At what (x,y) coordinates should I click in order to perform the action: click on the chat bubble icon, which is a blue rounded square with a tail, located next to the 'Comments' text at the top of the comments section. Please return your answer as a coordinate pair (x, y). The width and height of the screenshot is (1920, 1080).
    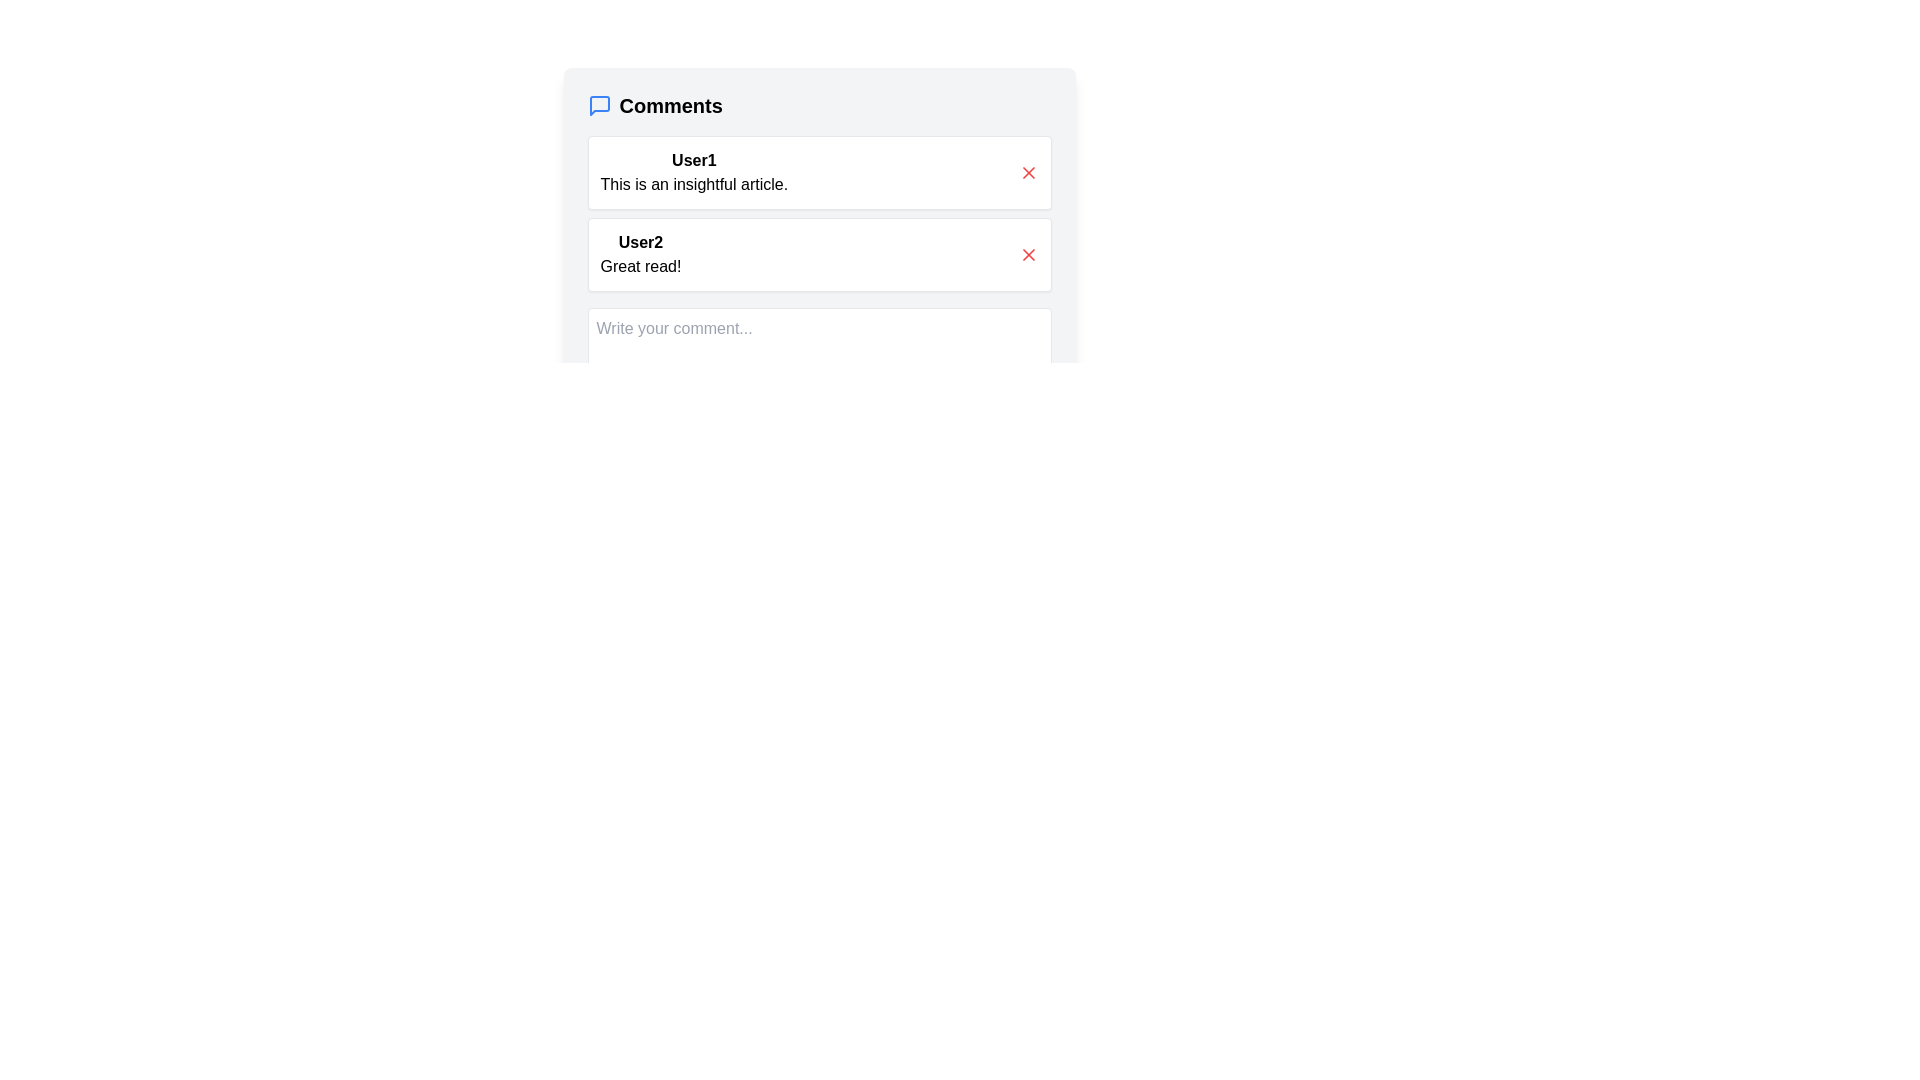
    Looking at the image, I should click on (598, 105).